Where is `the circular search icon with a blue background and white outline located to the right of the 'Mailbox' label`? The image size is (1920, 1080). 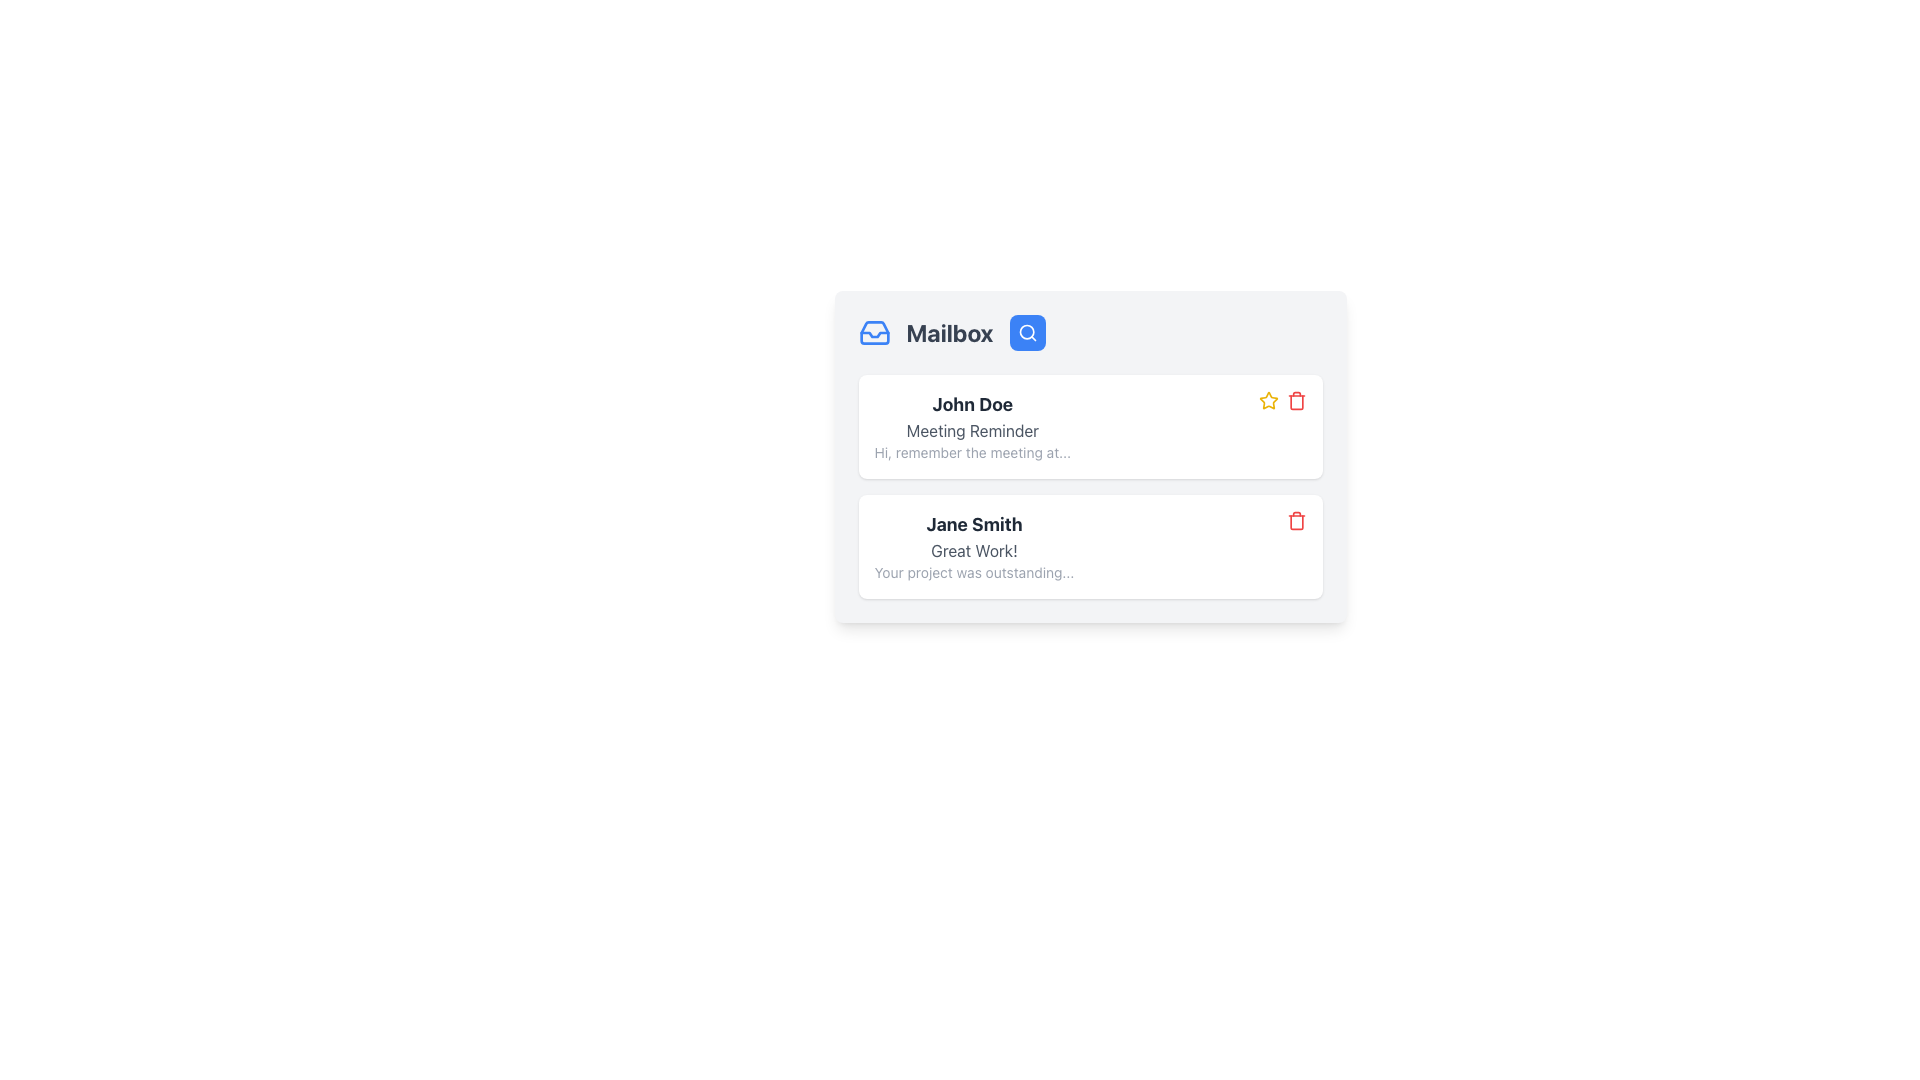
the circular search icon with a blue background and white outline located to the right of the 'Mailbox' label is located at coordinates (1027, 331).